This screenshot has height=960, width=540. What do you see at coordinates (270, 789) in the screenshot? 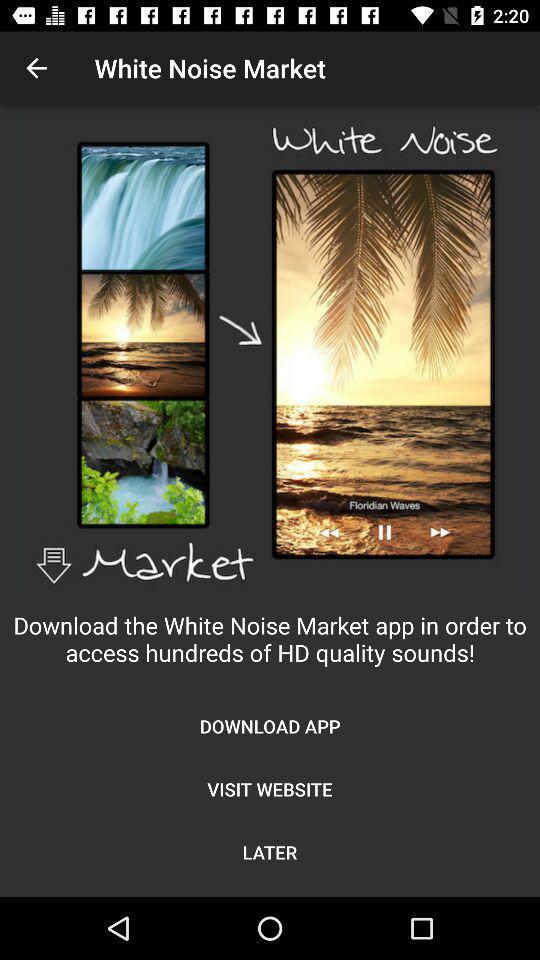
I see `the item below download app` at bounding box center [270, 789].